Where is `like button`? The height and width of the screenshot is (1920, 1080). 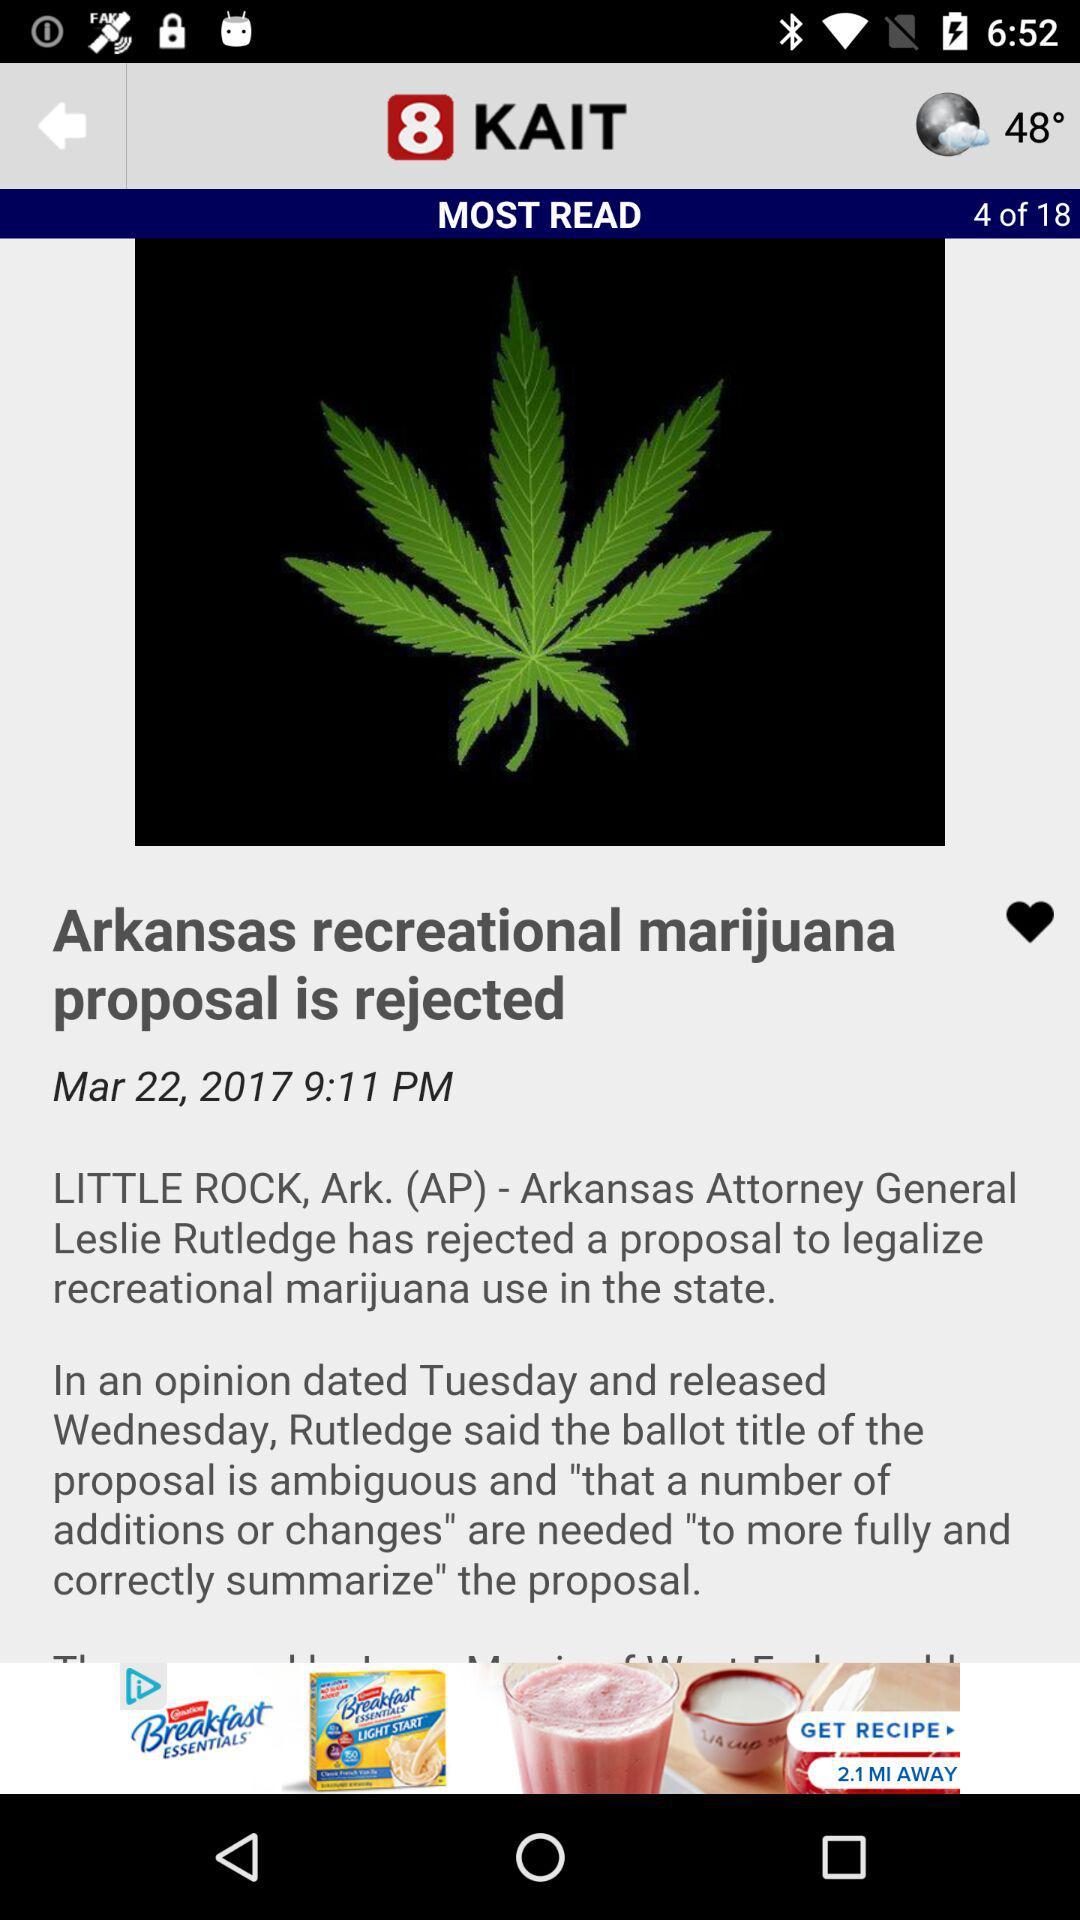 like button is located at coordinates (1017, 921).